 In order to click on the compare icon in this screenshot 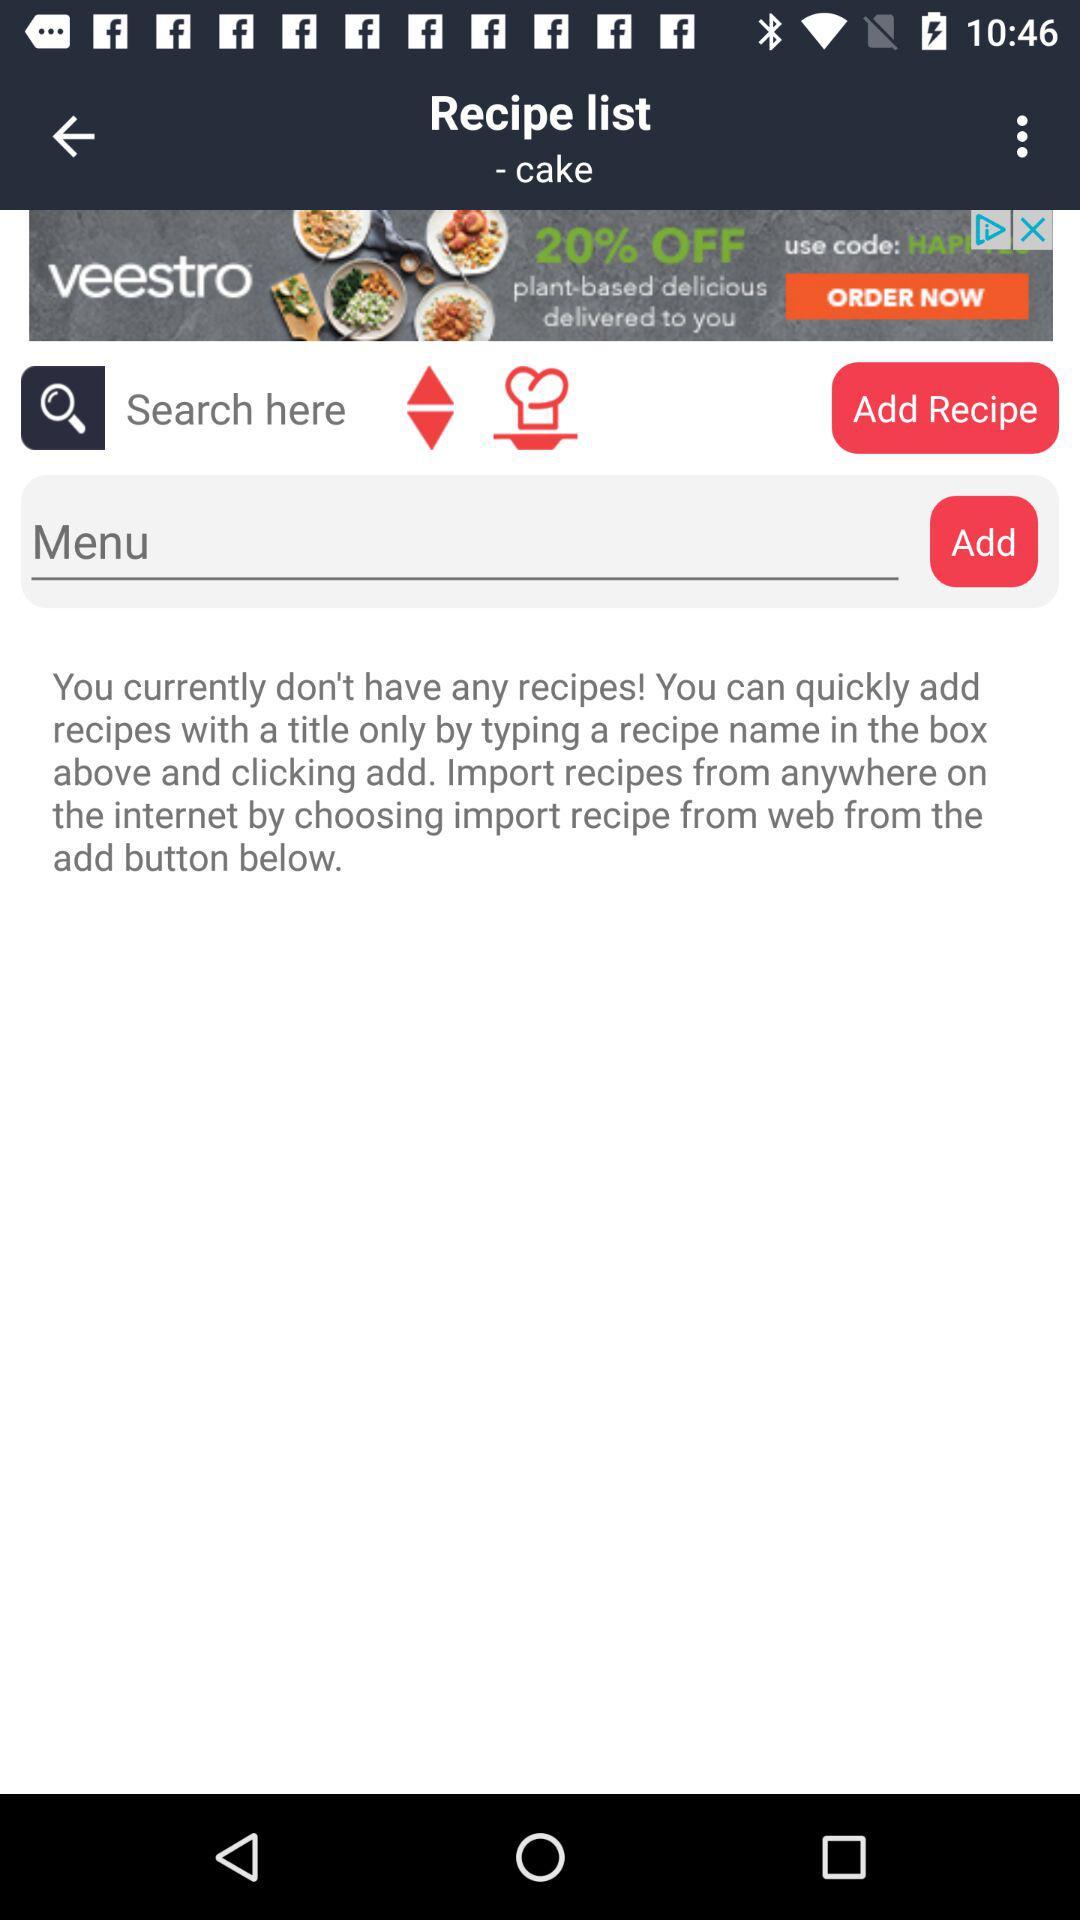, I will do `click(429, 407)`.